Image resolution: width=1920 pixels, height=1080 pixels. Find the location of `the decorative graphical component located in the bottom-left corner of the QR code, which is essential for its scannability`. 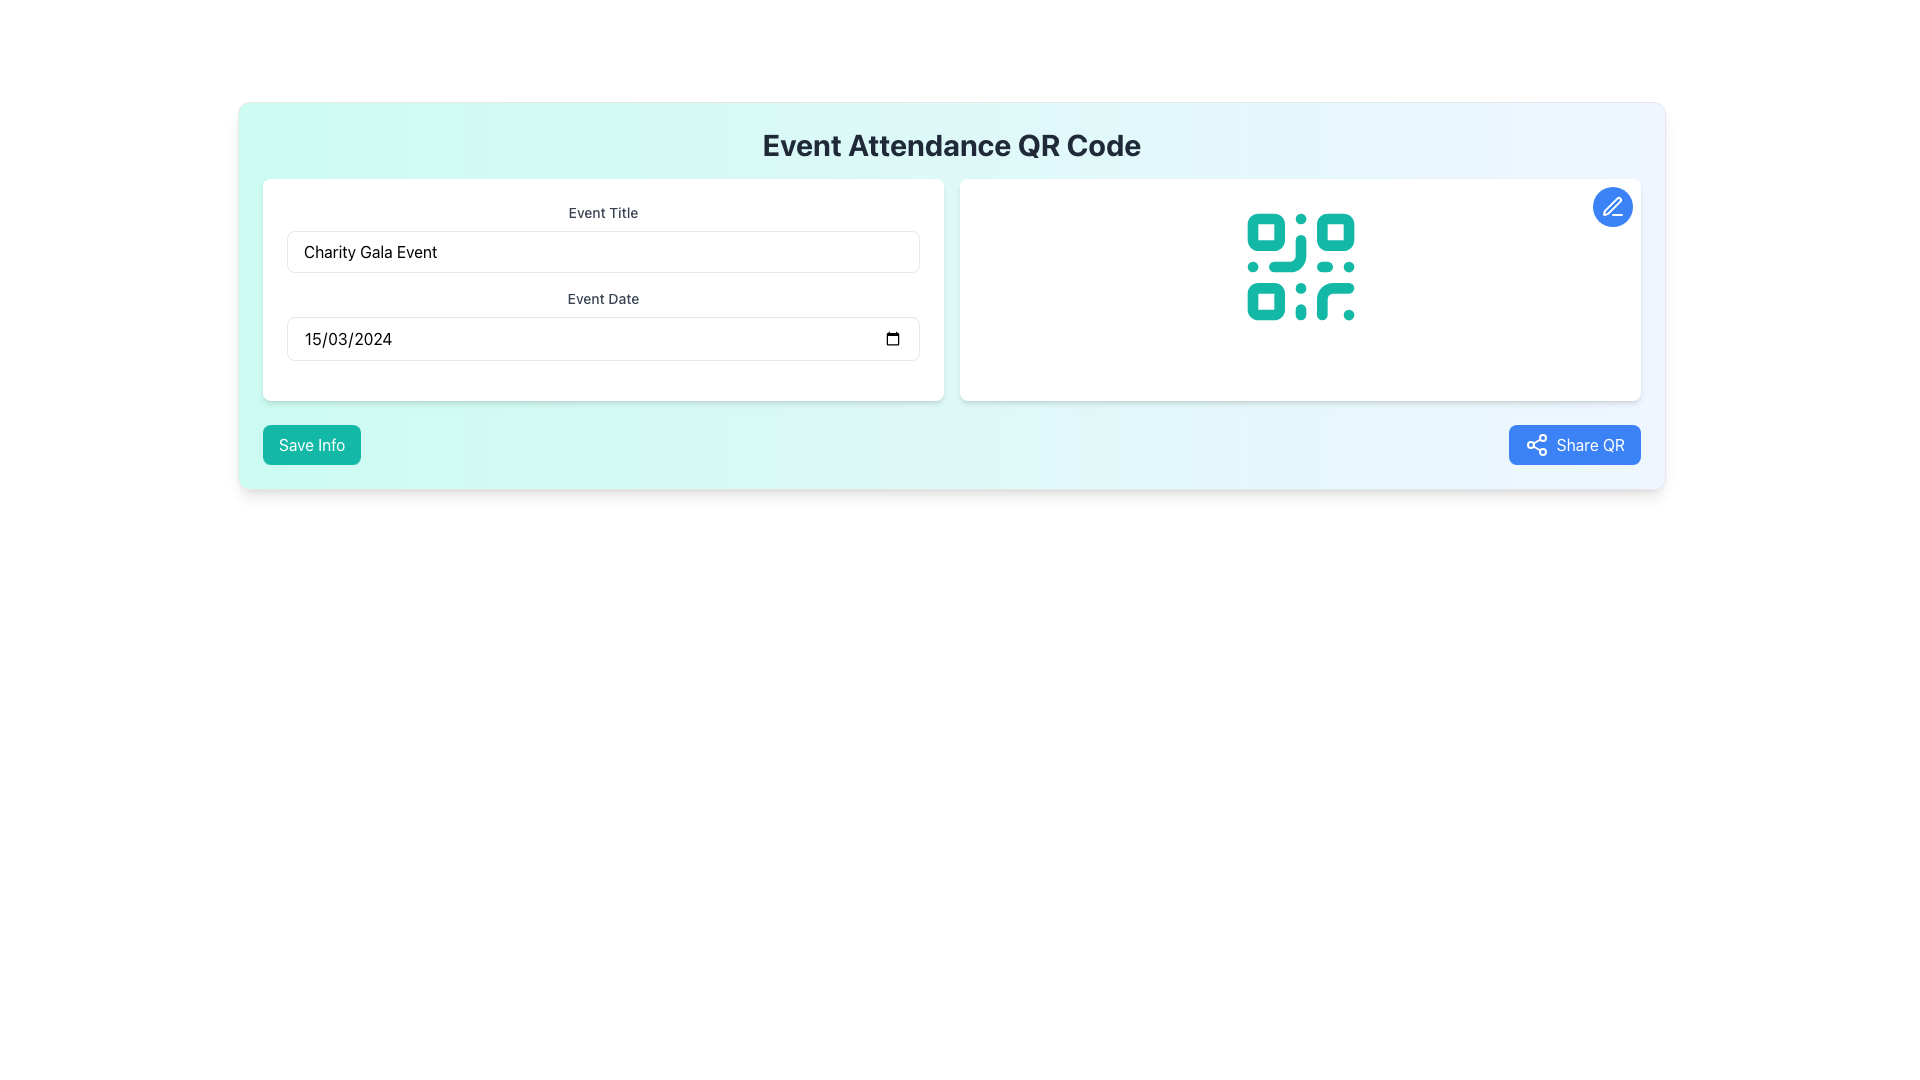

the decorative graphical component located in the bottom-left corner of the QR code, which is essential for its scannability is located at coordinates (1264, 301).